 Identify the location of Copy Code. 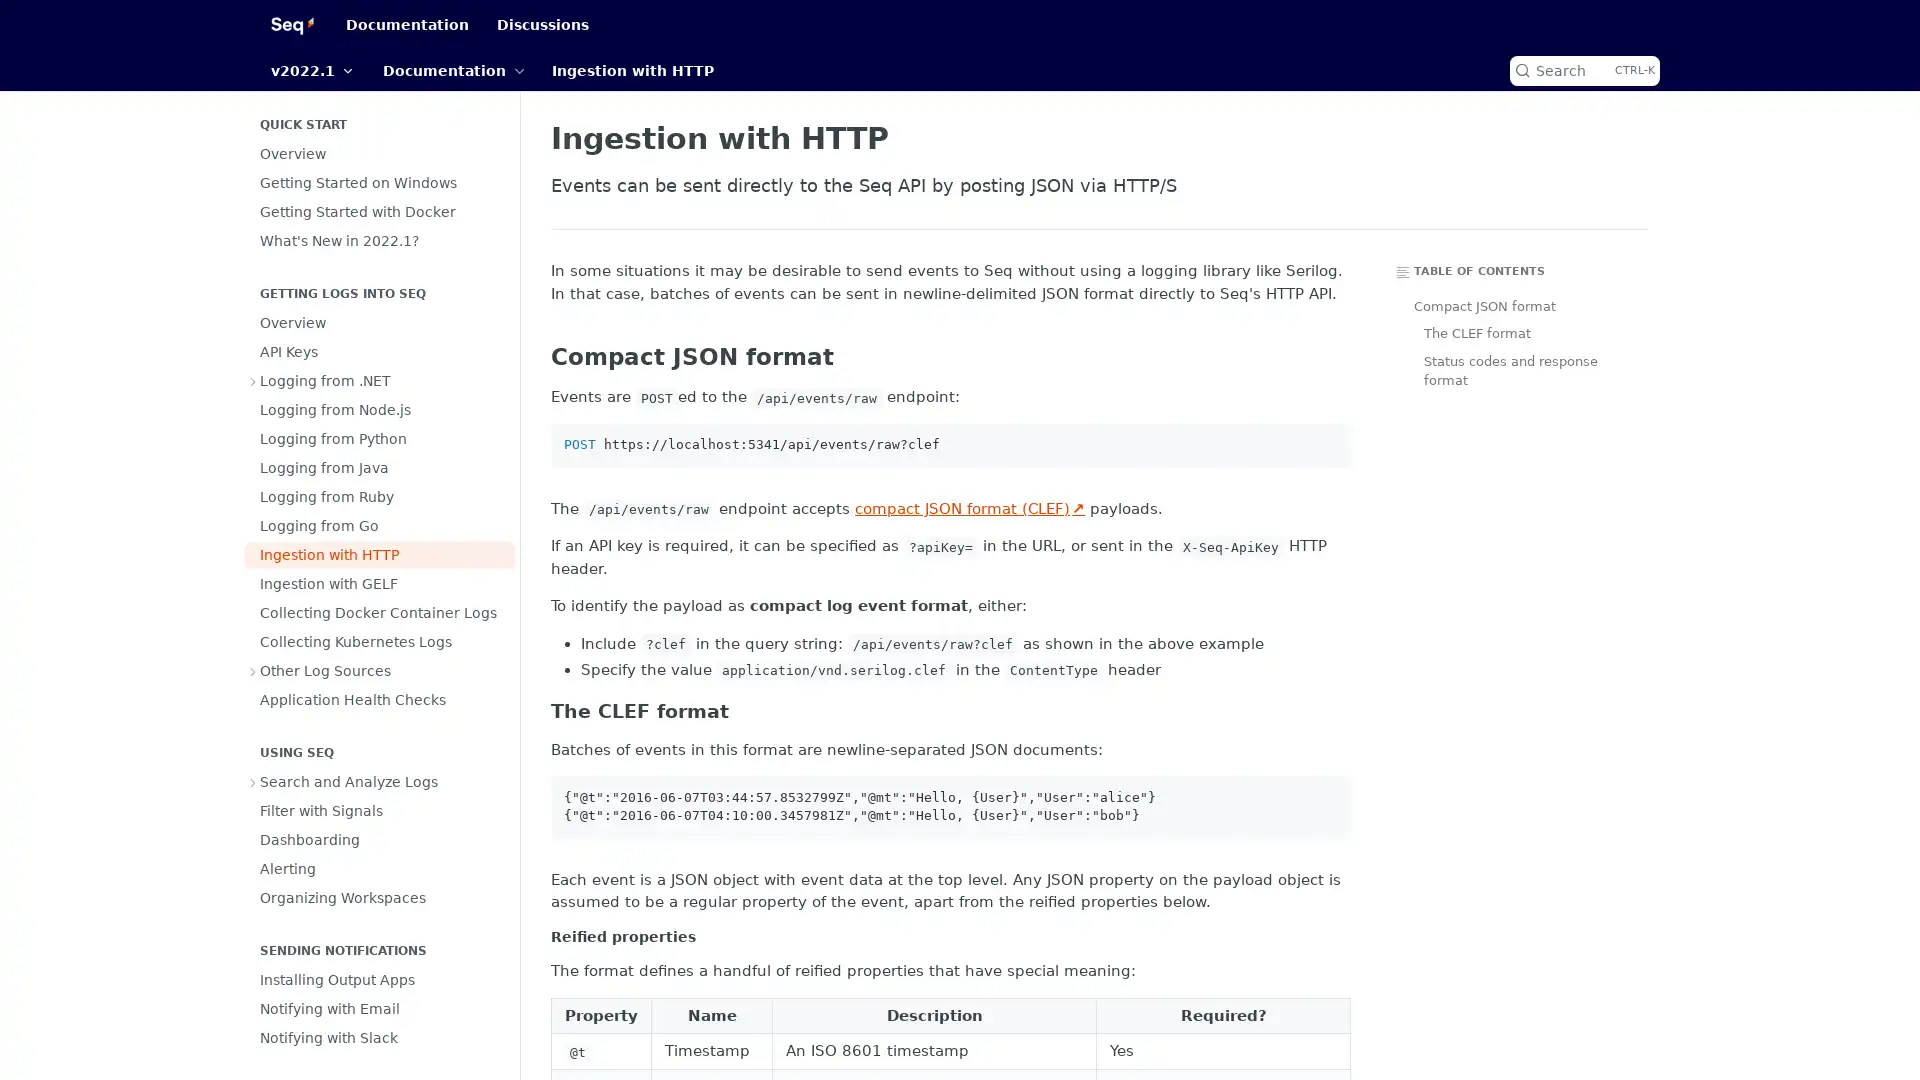
(1328, 797).